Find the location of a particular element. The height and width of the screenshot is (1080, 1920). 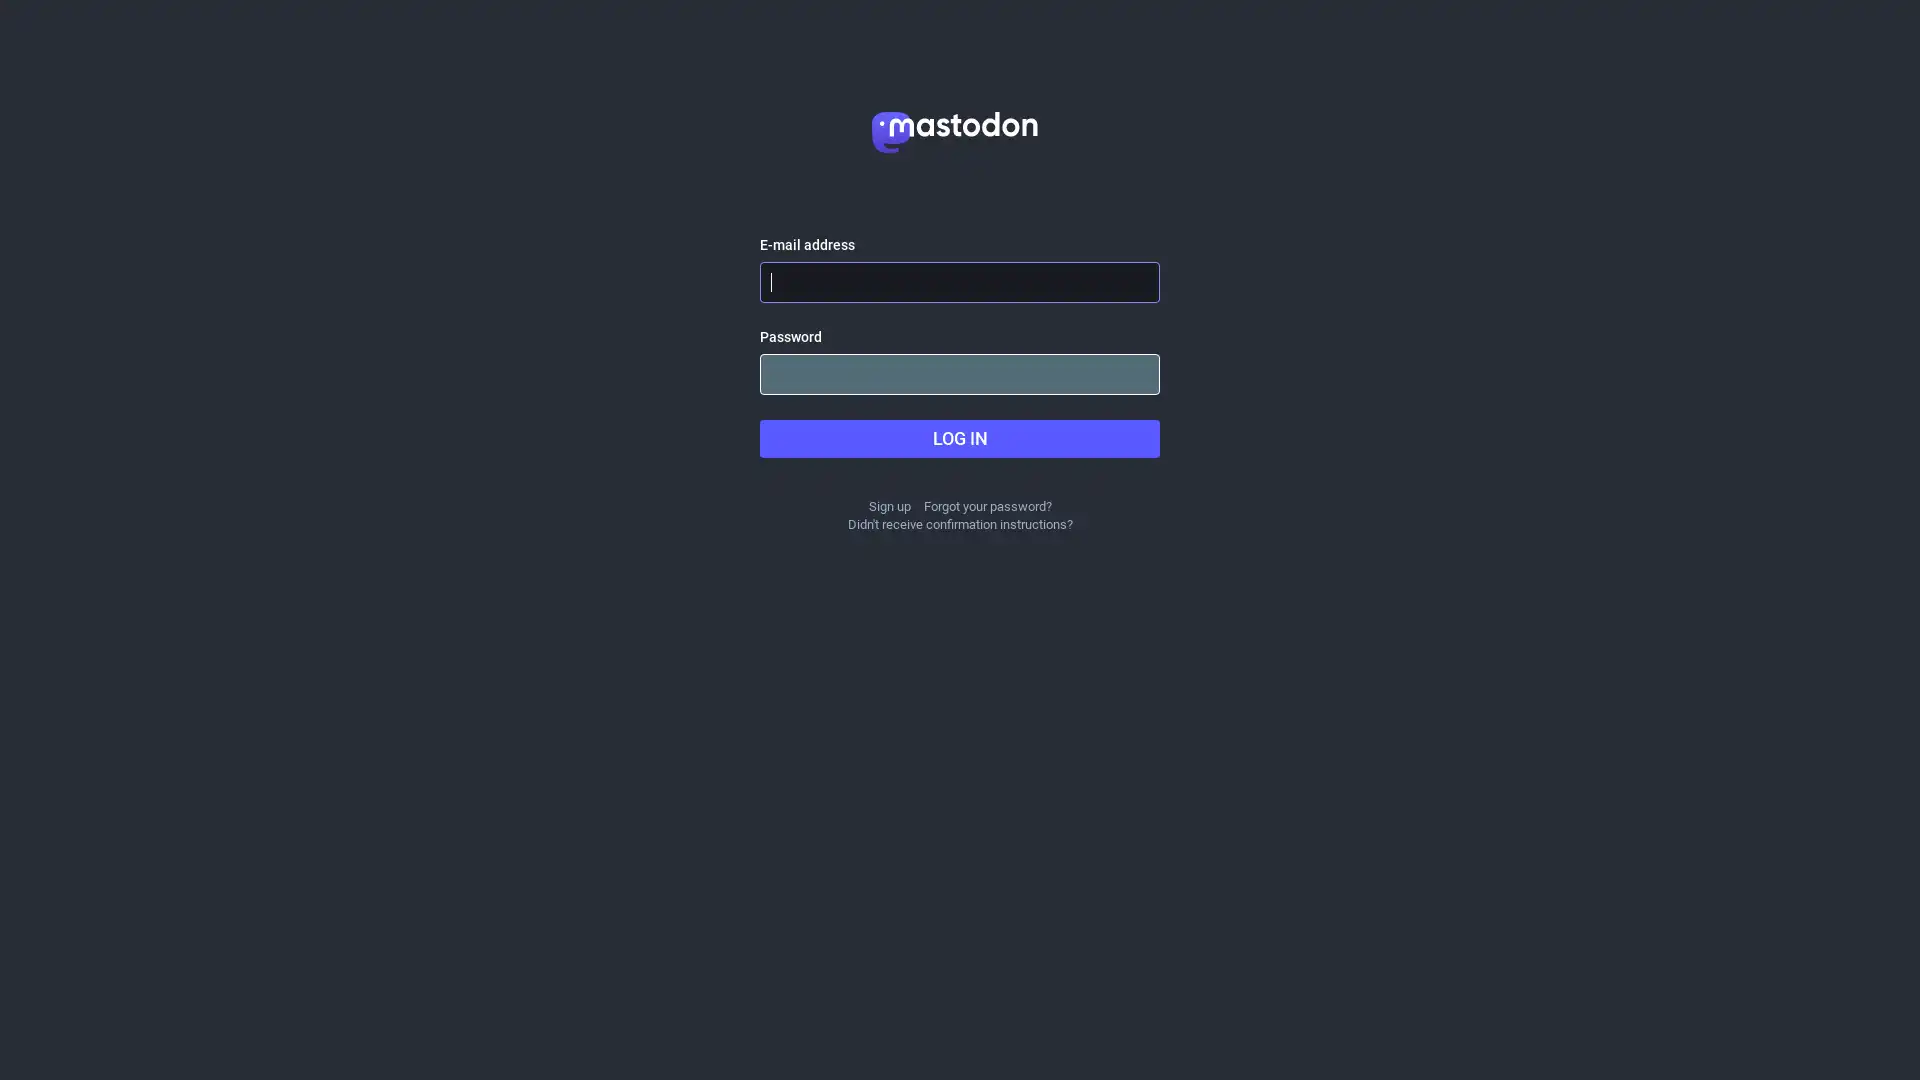

LOG IN is located at coordinates (960, 438).